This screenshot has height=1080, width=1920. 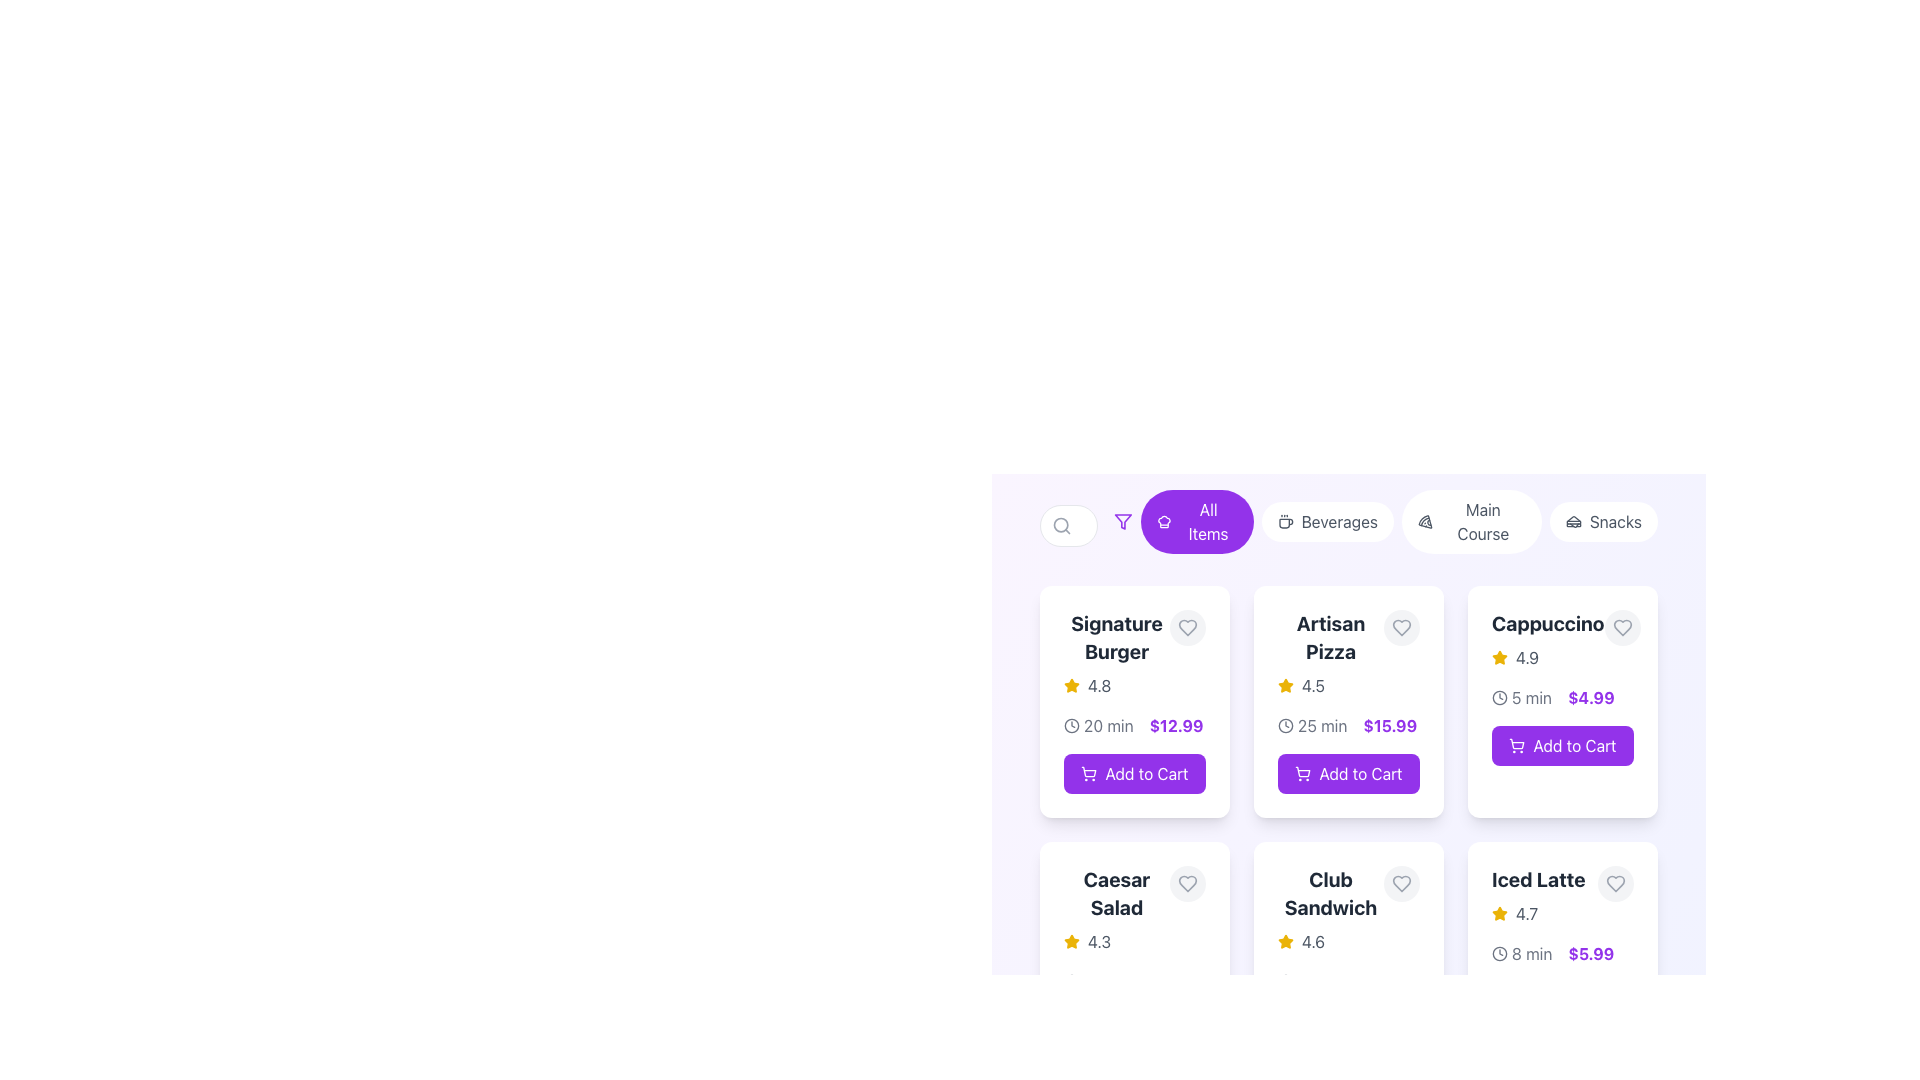 I want to click on the heart icon at the top-right corner of the 'Club Sandwich' card, so click(x=1400, y=882).